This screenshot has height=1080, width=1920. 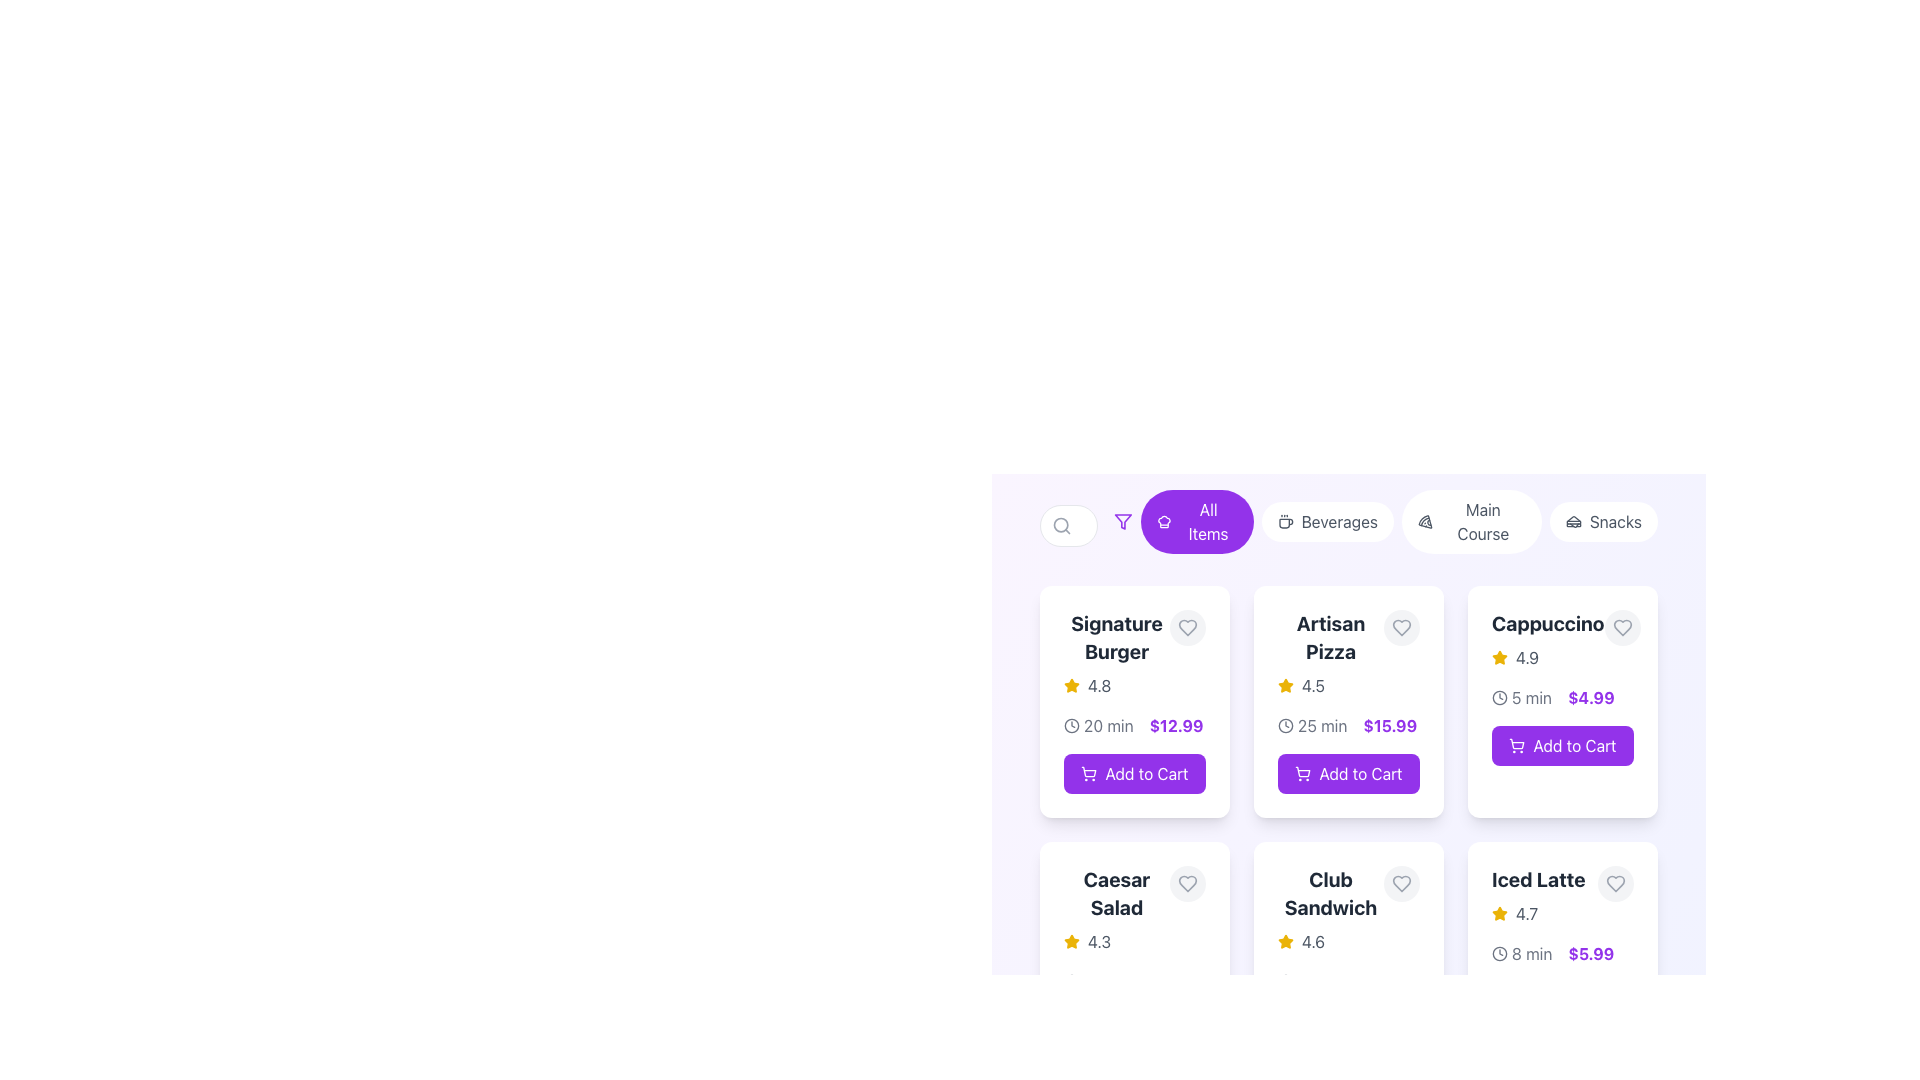 I want to click on the heart icon at the top-right corner of the 'Club Sandwich' card, so click(x=1400, y=882).